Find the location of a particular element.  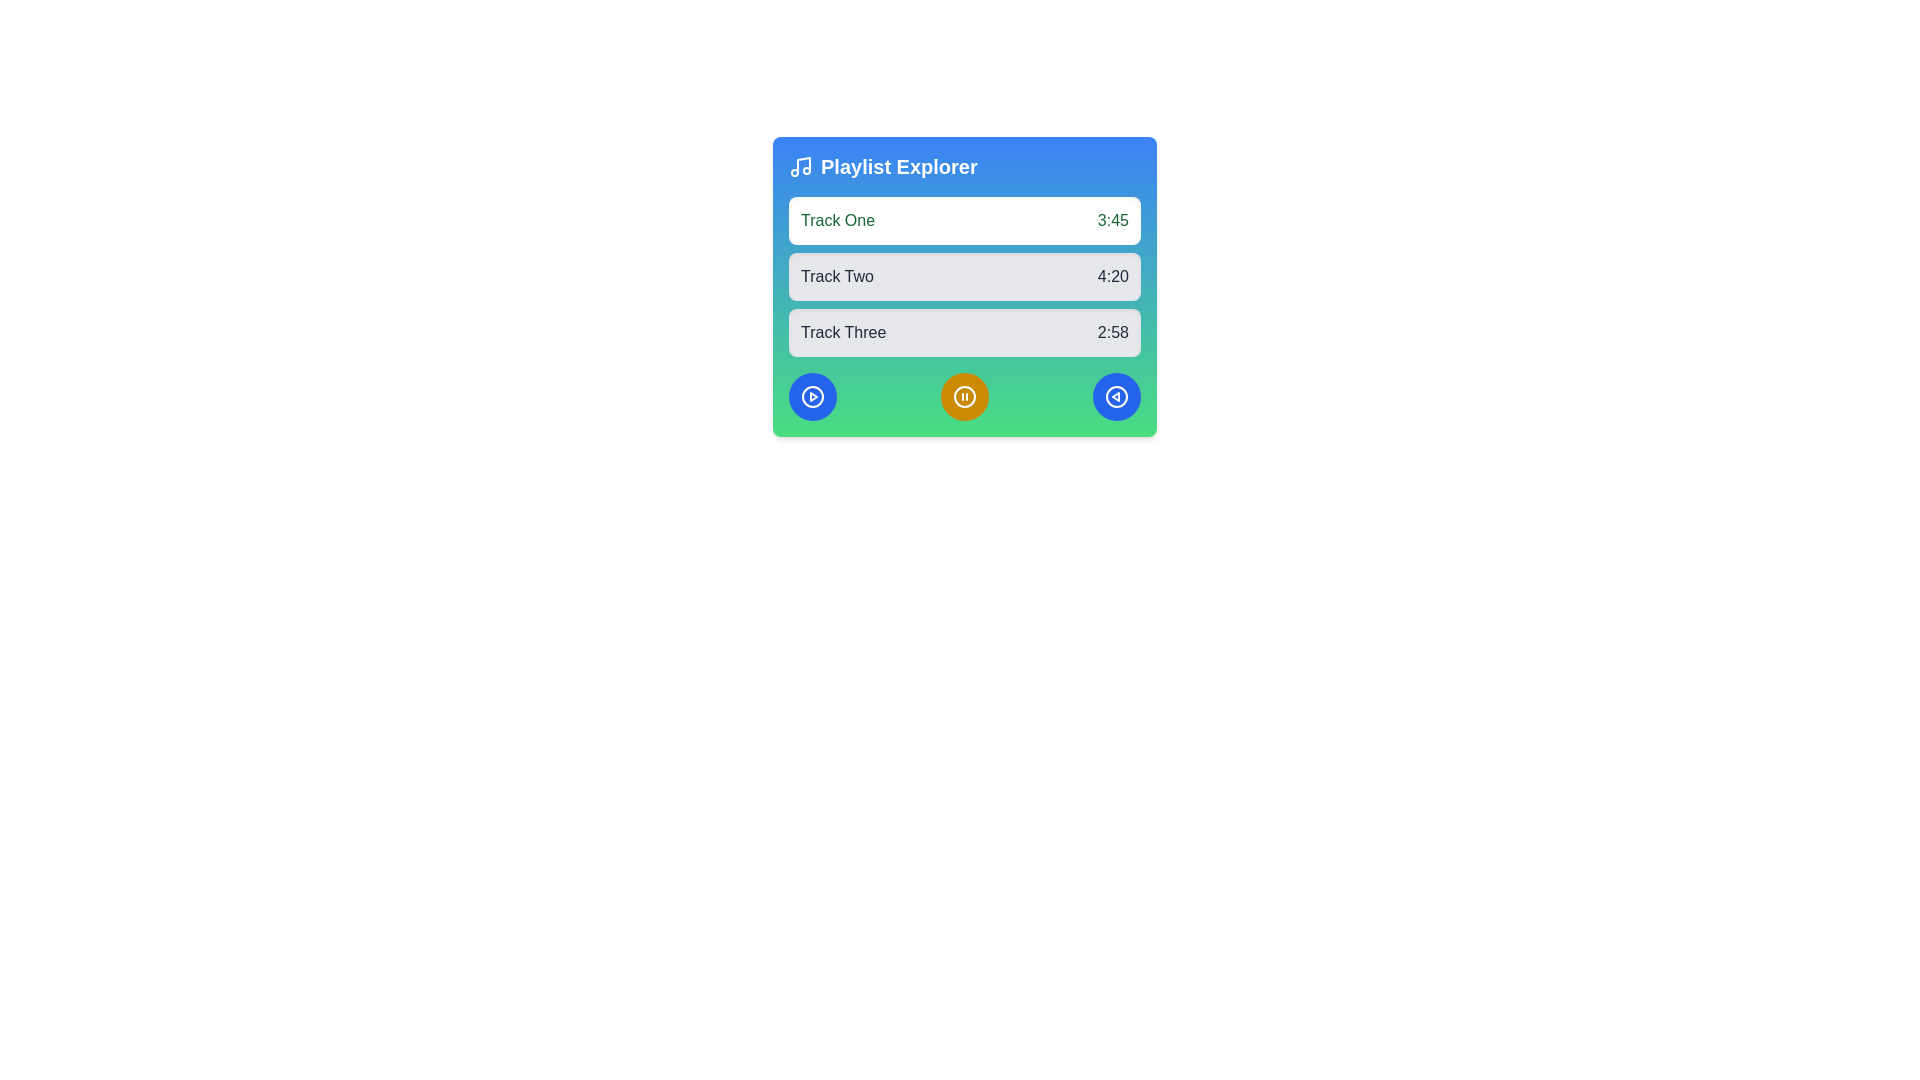

the second list item in the 'Playlist Explorer' that displays the title and duration of a track, located between 'Track One 3:45' and 'Track Three 2:58.' is located at coordinates (964, 277).